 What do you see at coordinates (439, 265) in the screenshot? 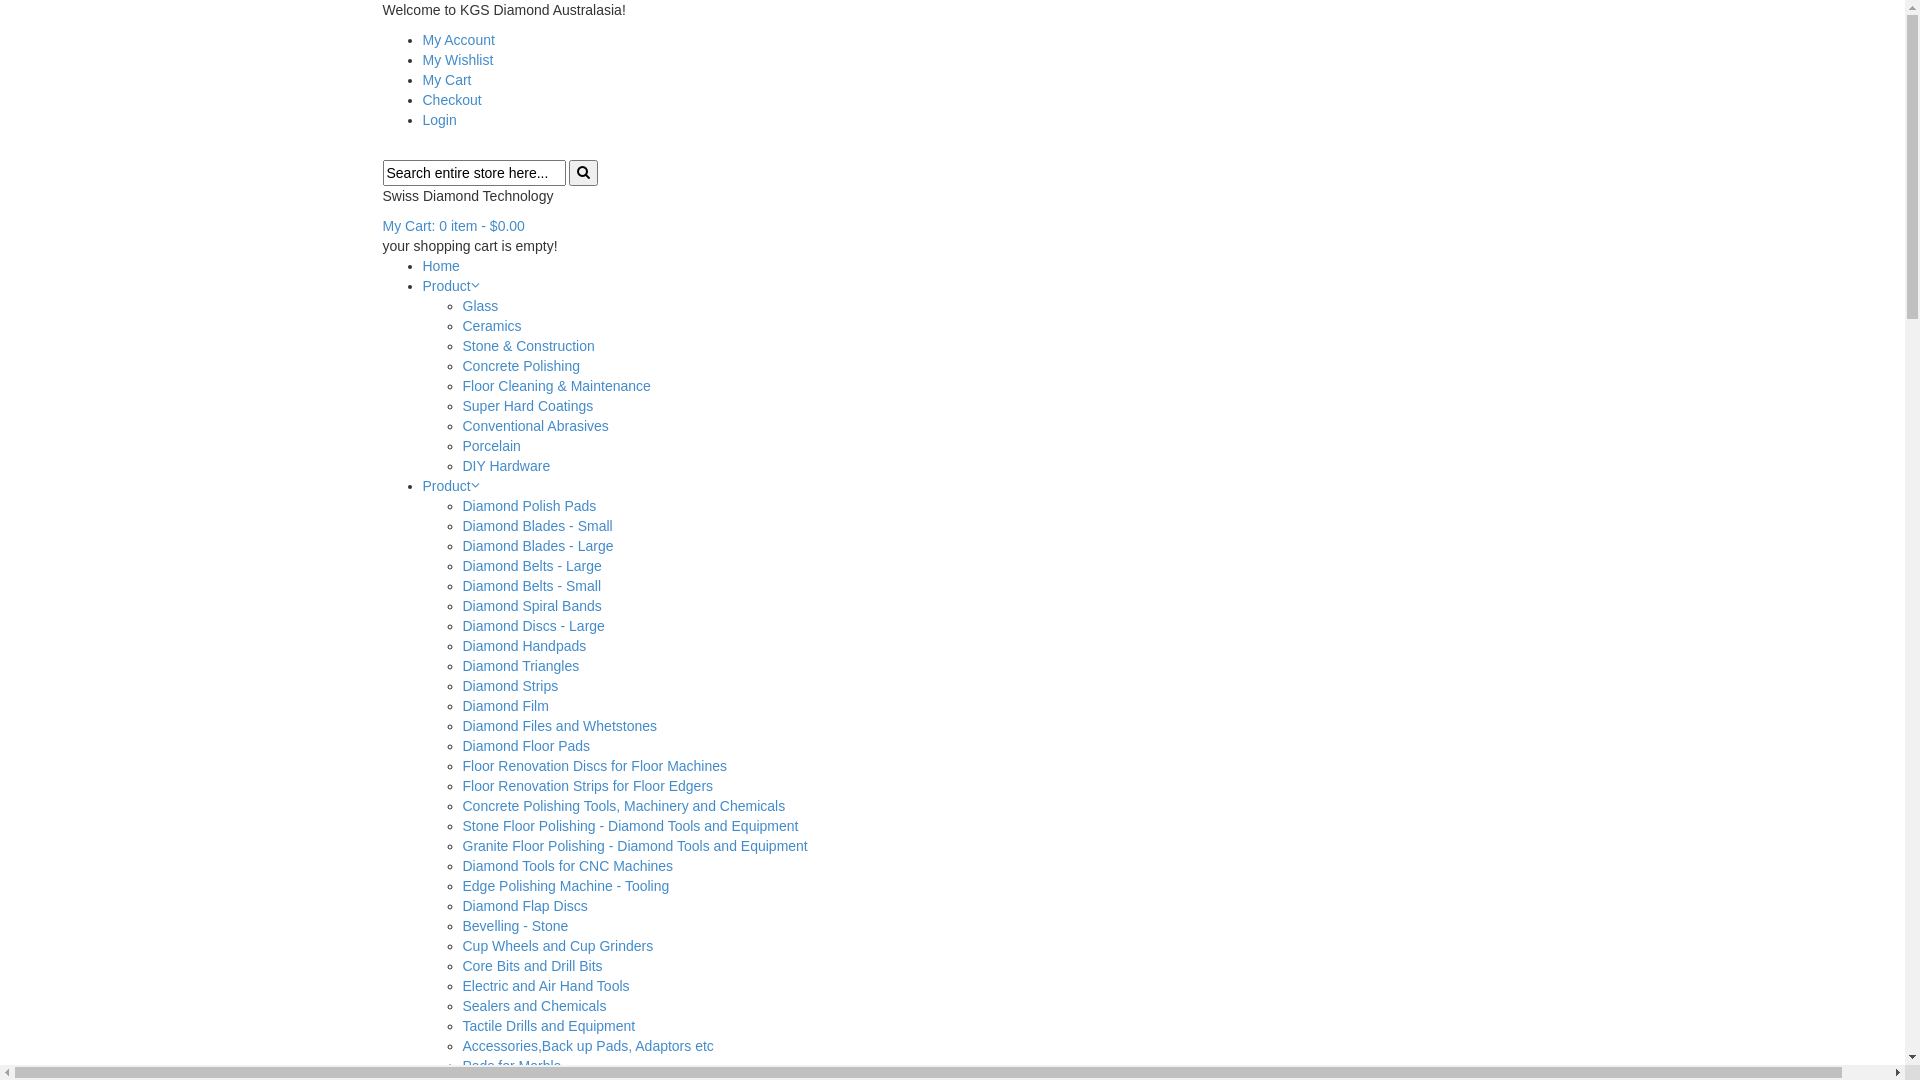
I see `'Home'` at bounding box center [439, 265].